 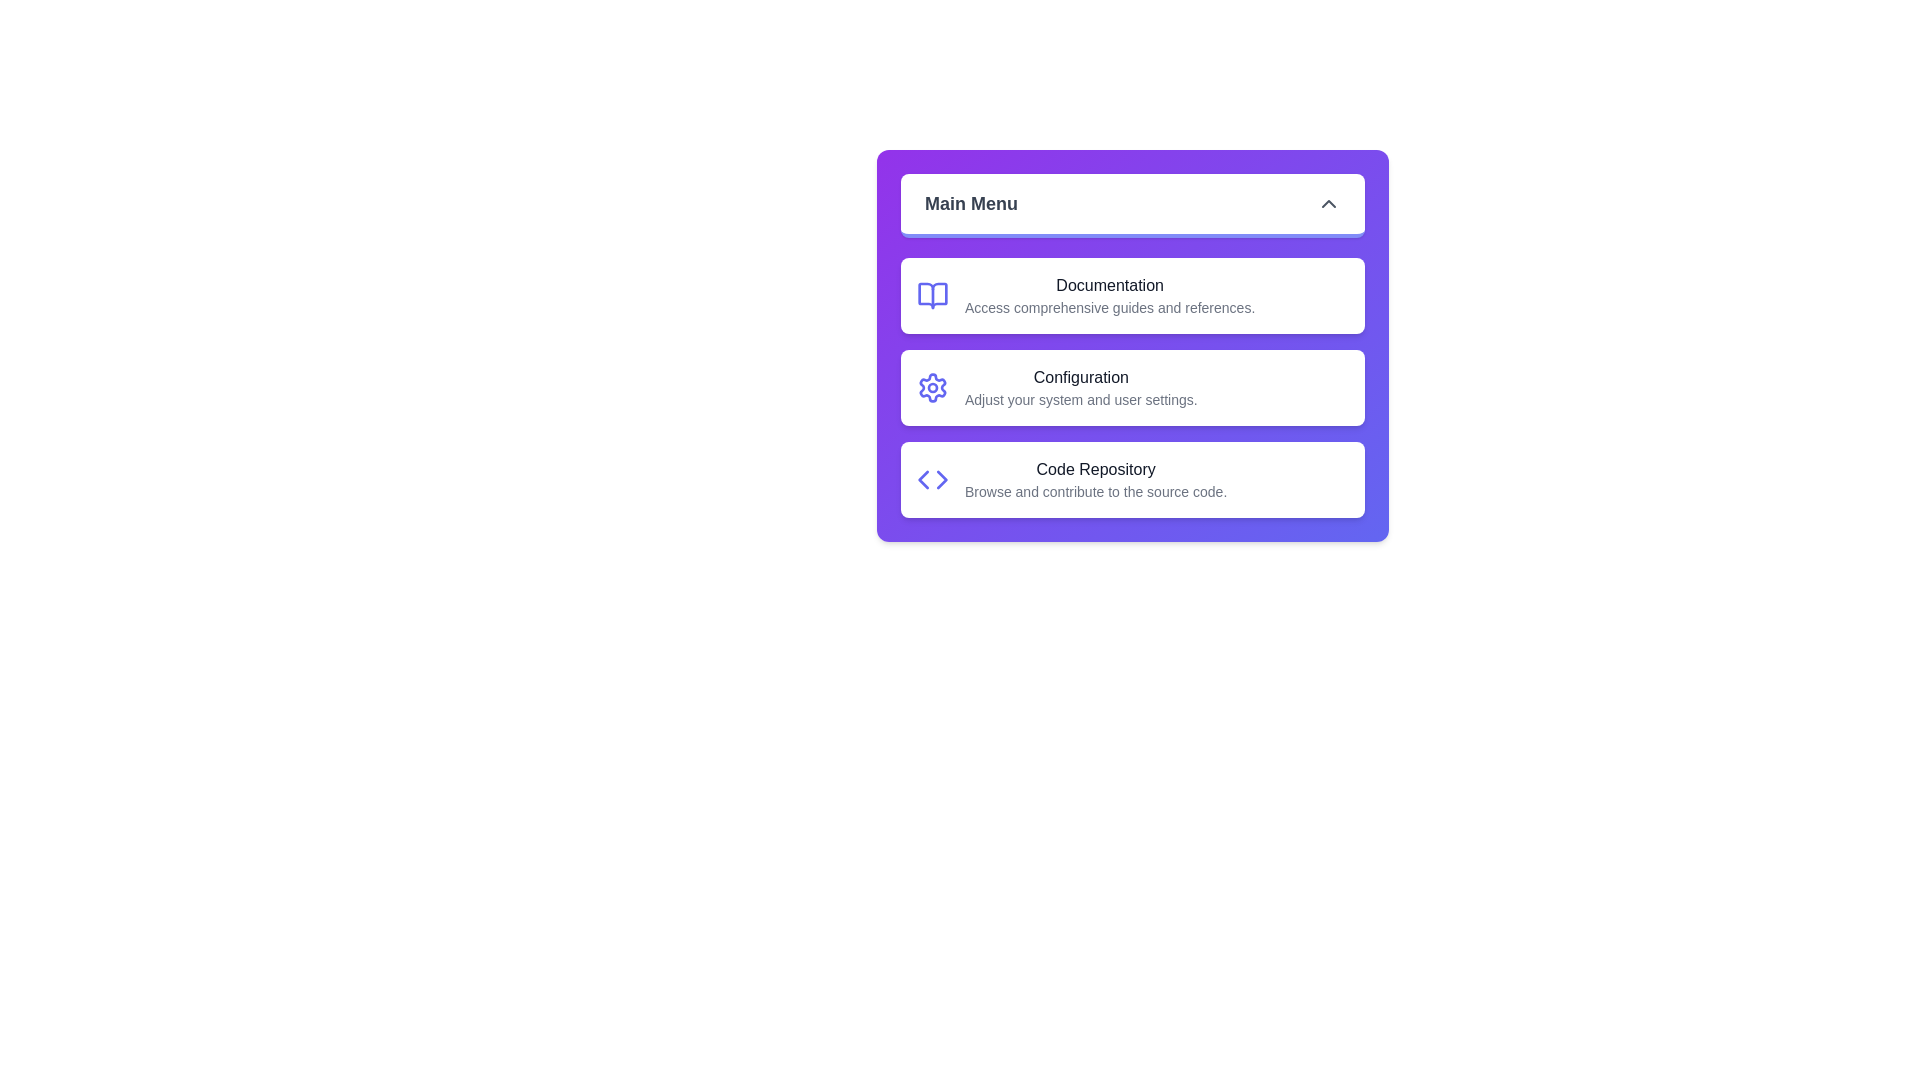 What do you see at coordinates (1132, 205) in the screenshot?
I see `the main menu button to toggle the menu visibility` at bounding box center [1132, 205].